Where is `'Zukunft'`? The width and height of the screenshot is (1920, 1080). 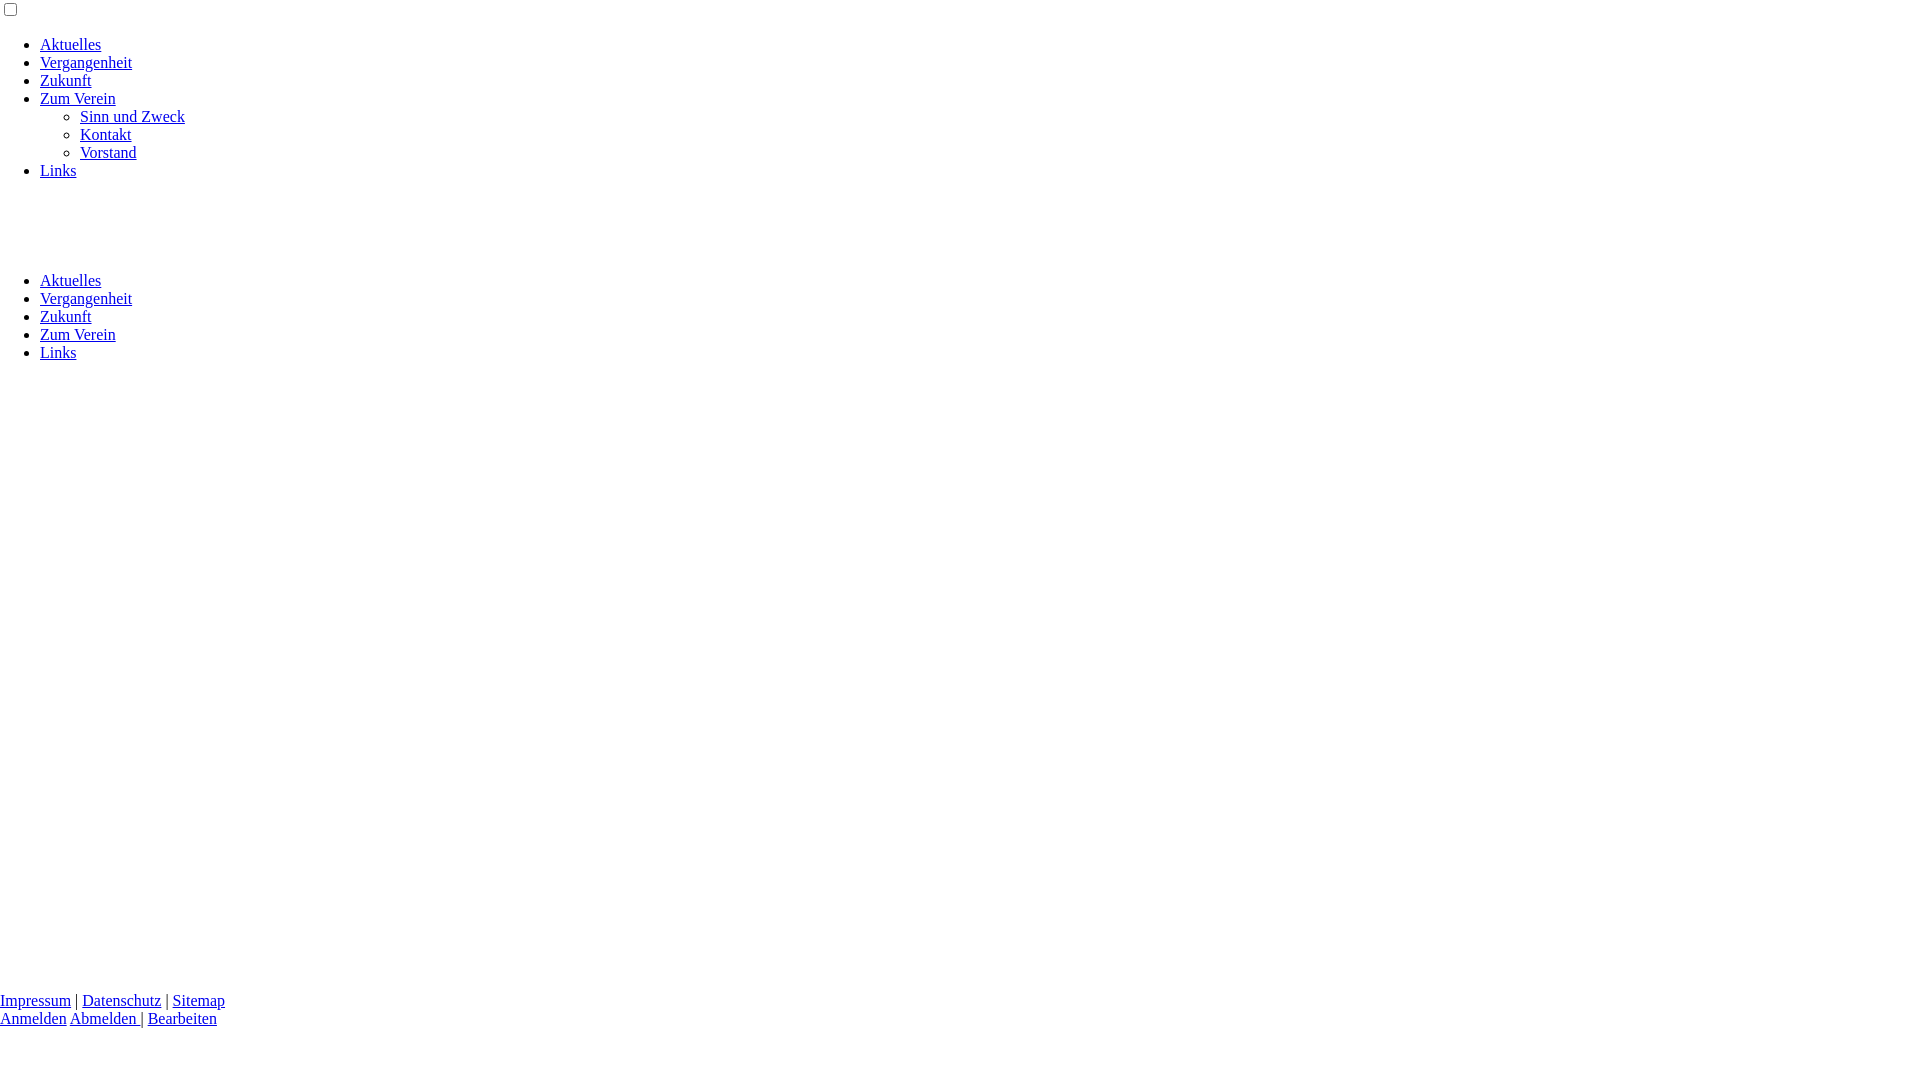
'Zukunft' is located at coordinates (66, 79).